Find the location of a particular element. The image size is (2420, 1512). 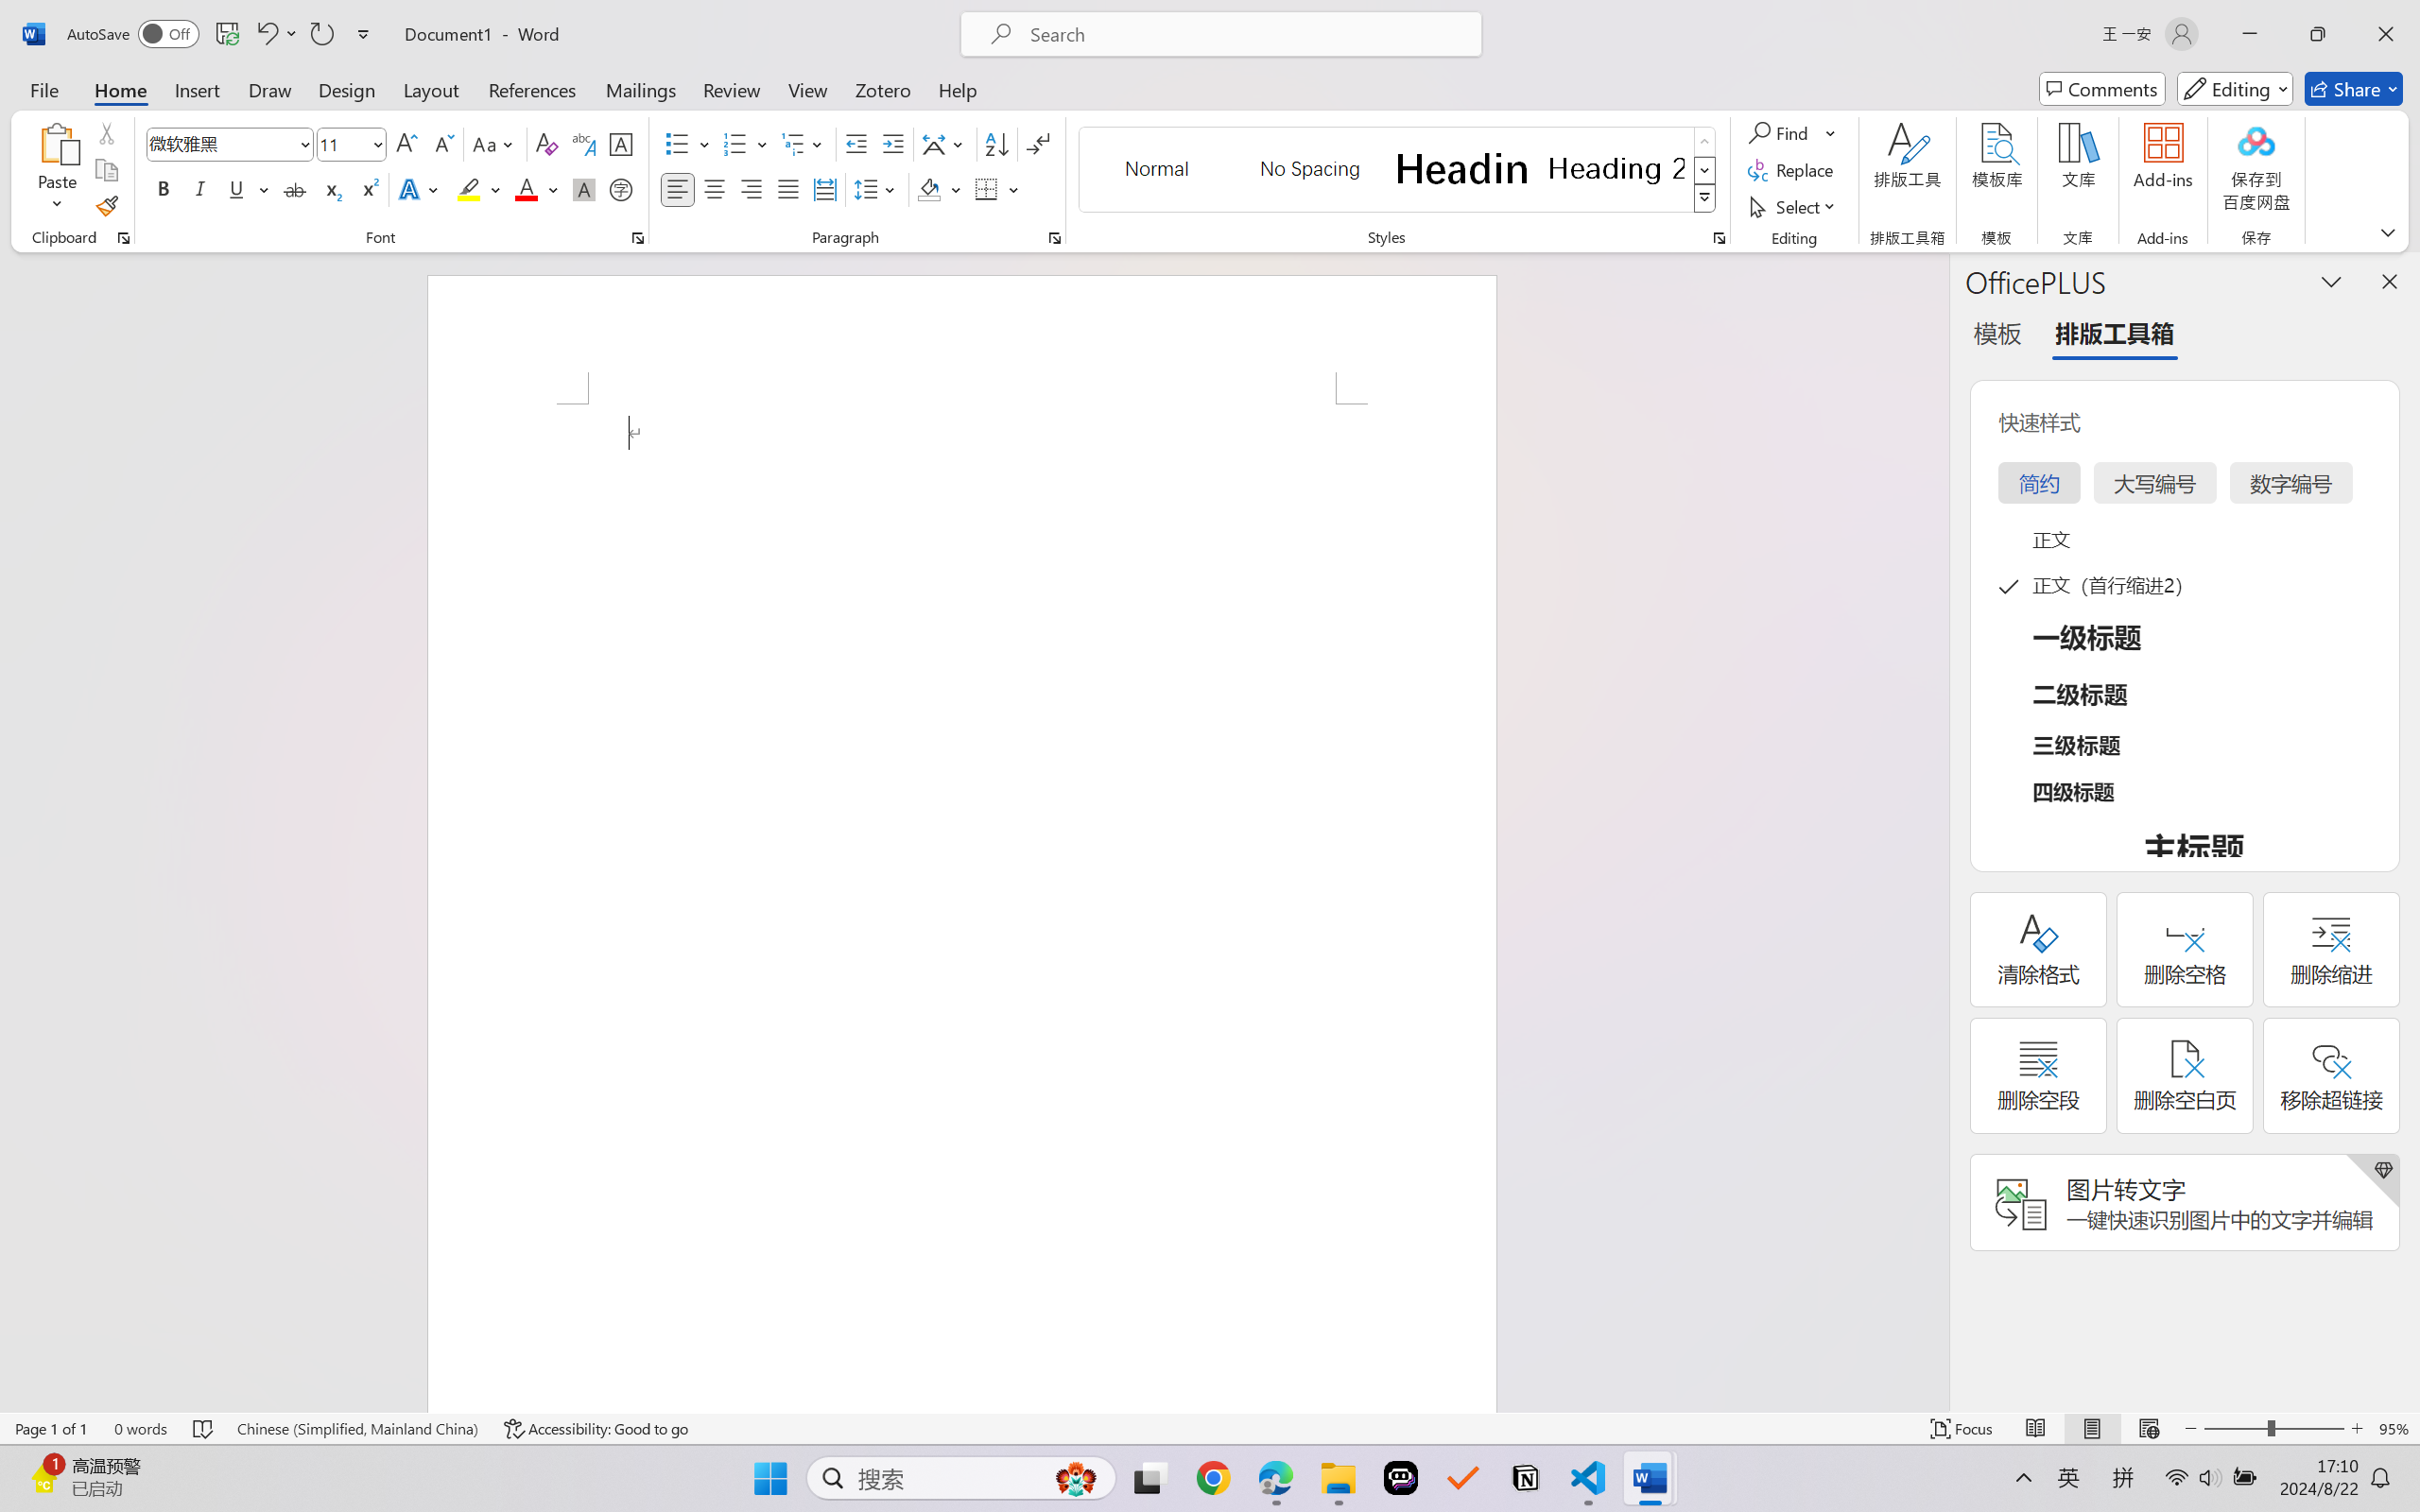

'Page 1 content' is located at coordinates (961, 907).